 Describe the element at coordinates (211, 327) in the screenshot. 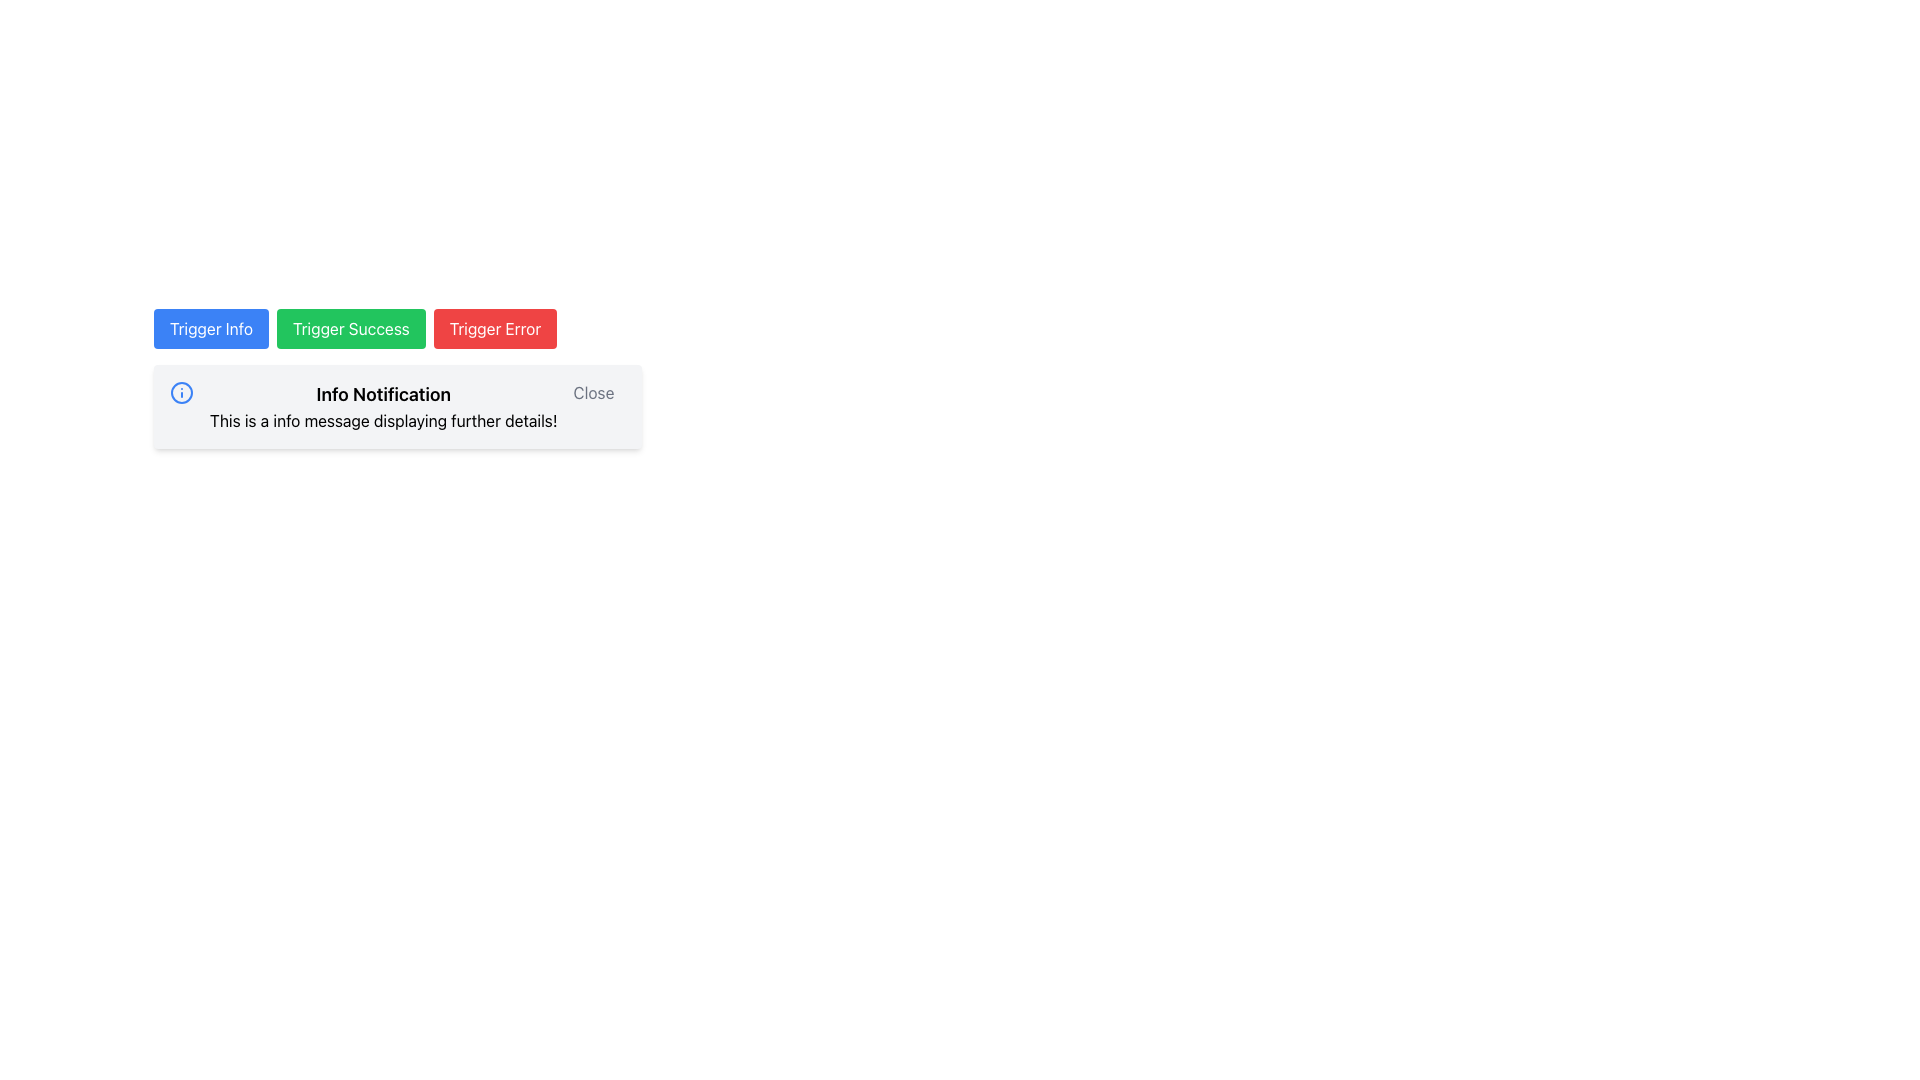

I see `the first button in the horizontal row that triggers an informational notification` at that location.